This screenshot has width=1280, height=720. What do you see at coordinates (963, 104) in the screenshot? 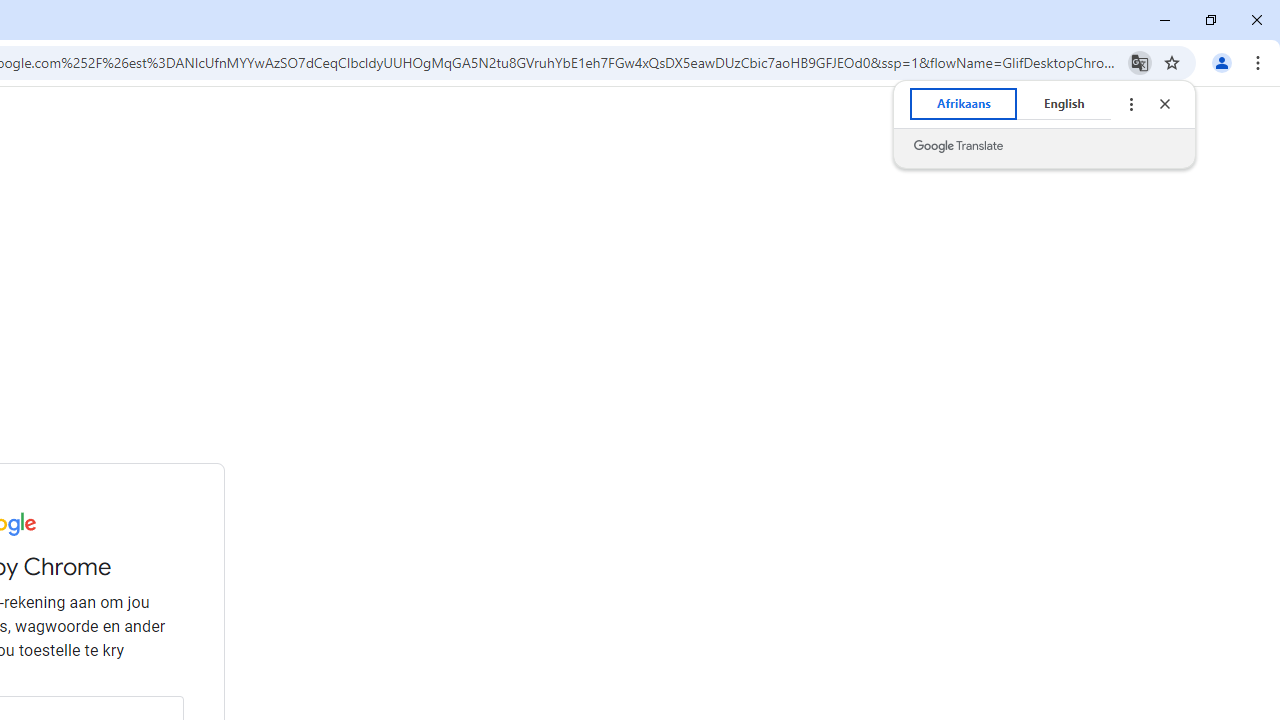
I see `'Afrikaans'` at bounding box center [963, 104].